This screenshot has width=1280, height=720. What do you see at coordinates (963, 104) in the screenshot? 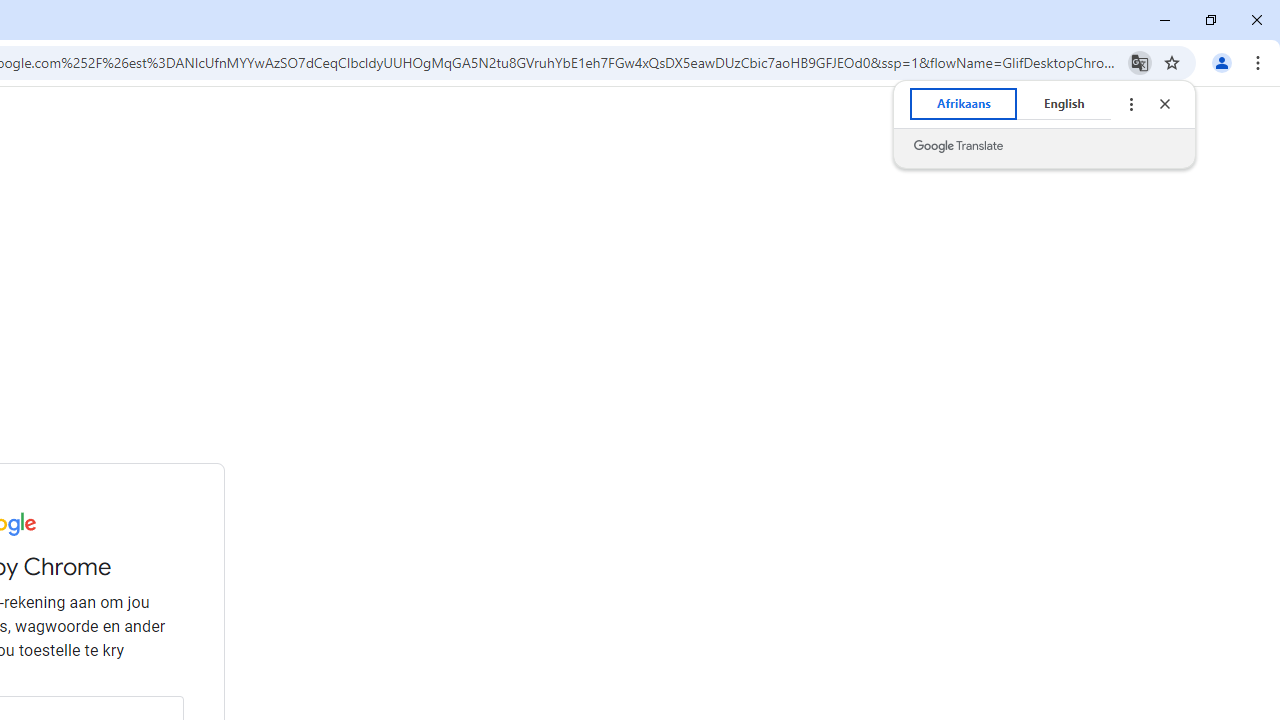
I see `'Afrikaans'` at bounding box center [963, 104].